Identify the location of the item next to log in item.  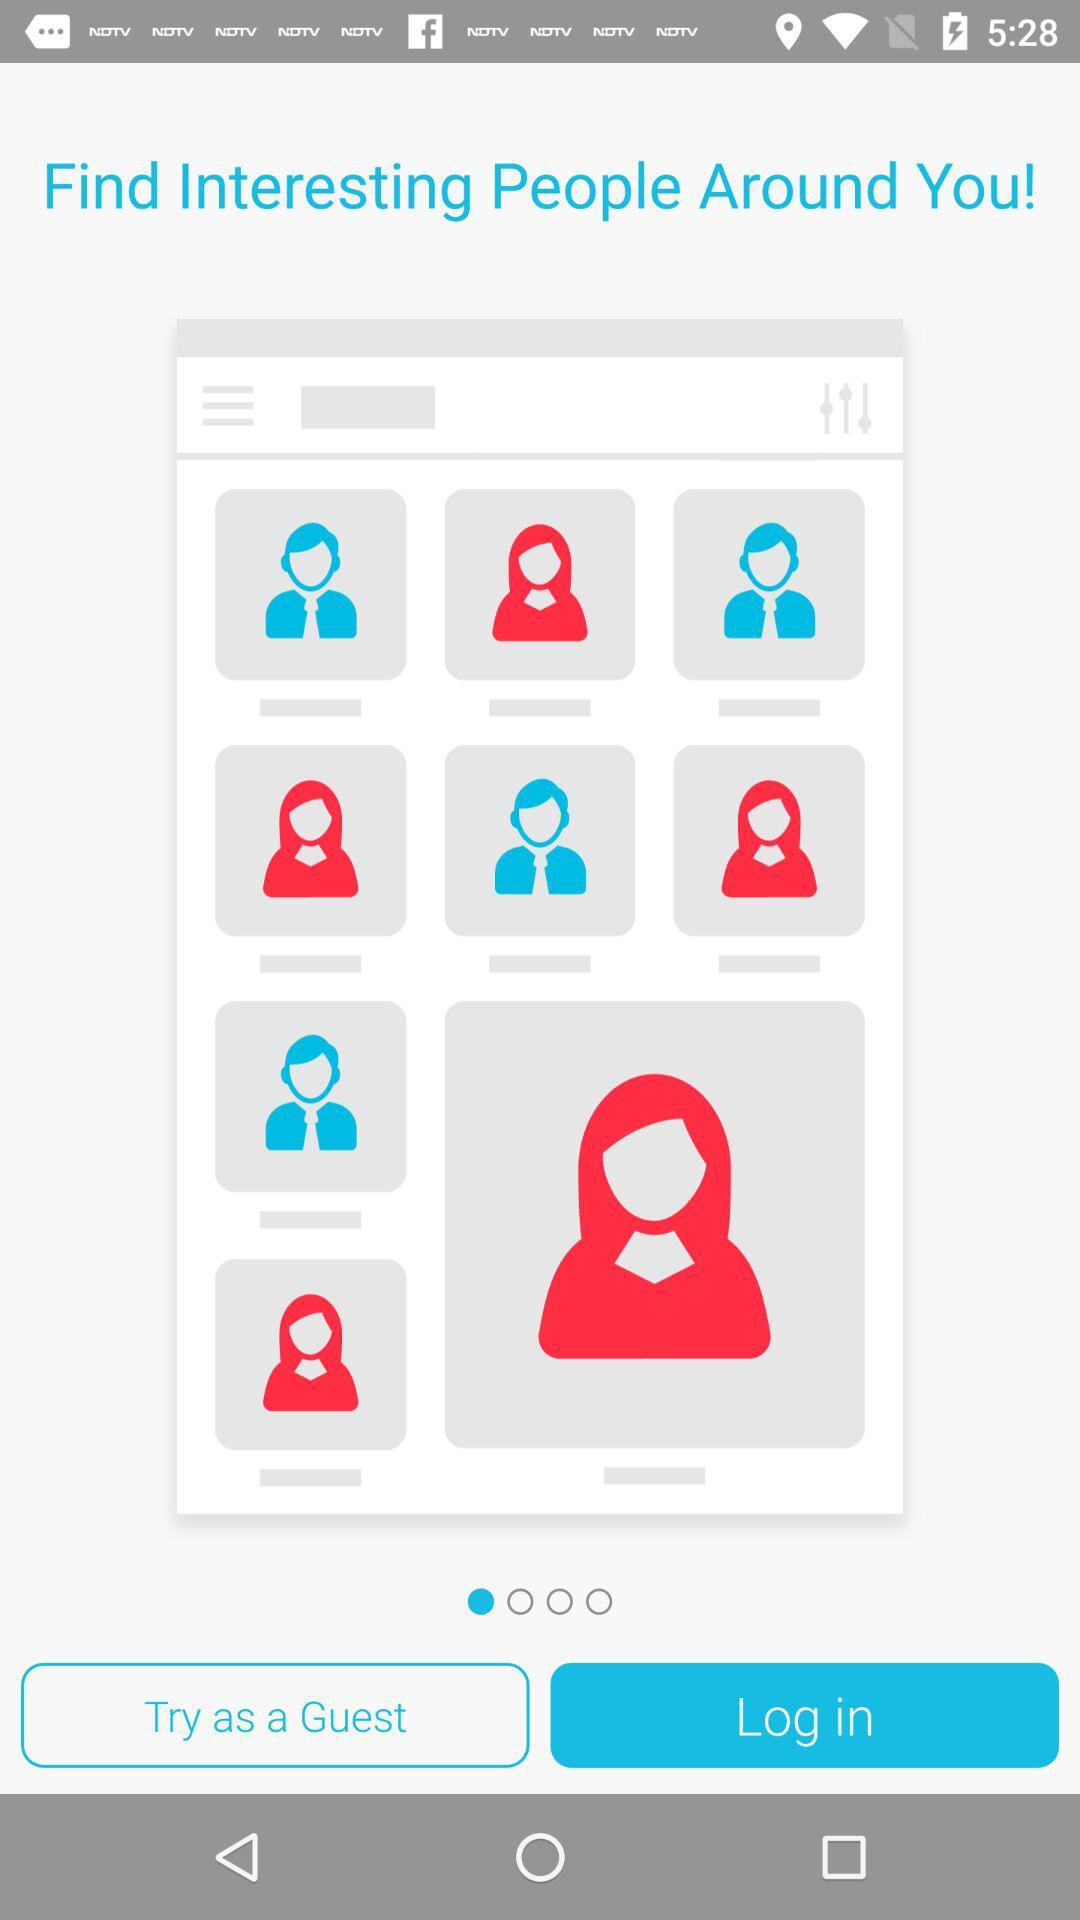
(275, 1714).